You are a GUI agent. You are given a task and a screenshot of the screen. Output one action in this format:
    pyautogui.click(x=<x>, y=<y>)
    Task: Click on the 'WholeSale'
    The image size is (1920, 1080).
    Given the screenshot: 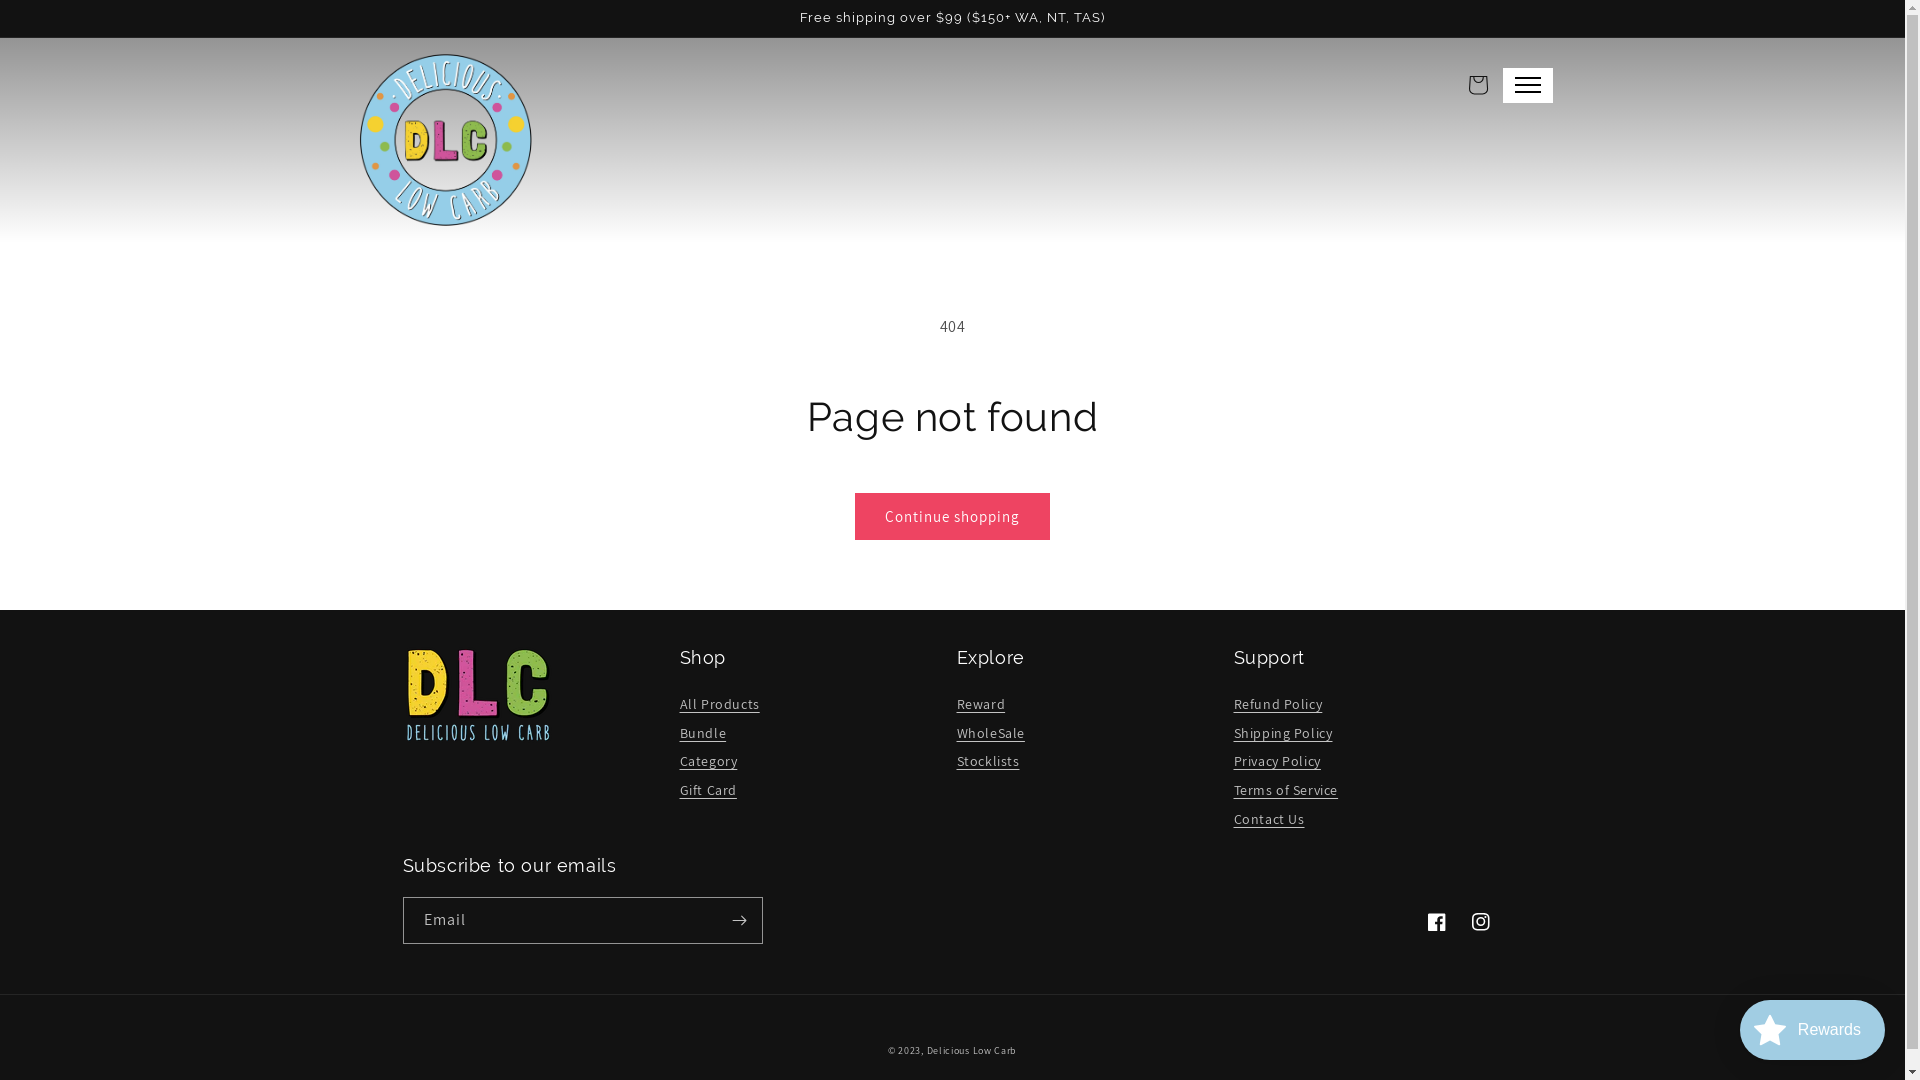 What is the action you would take?
    pyautogui.click(x=989, y=733)
    